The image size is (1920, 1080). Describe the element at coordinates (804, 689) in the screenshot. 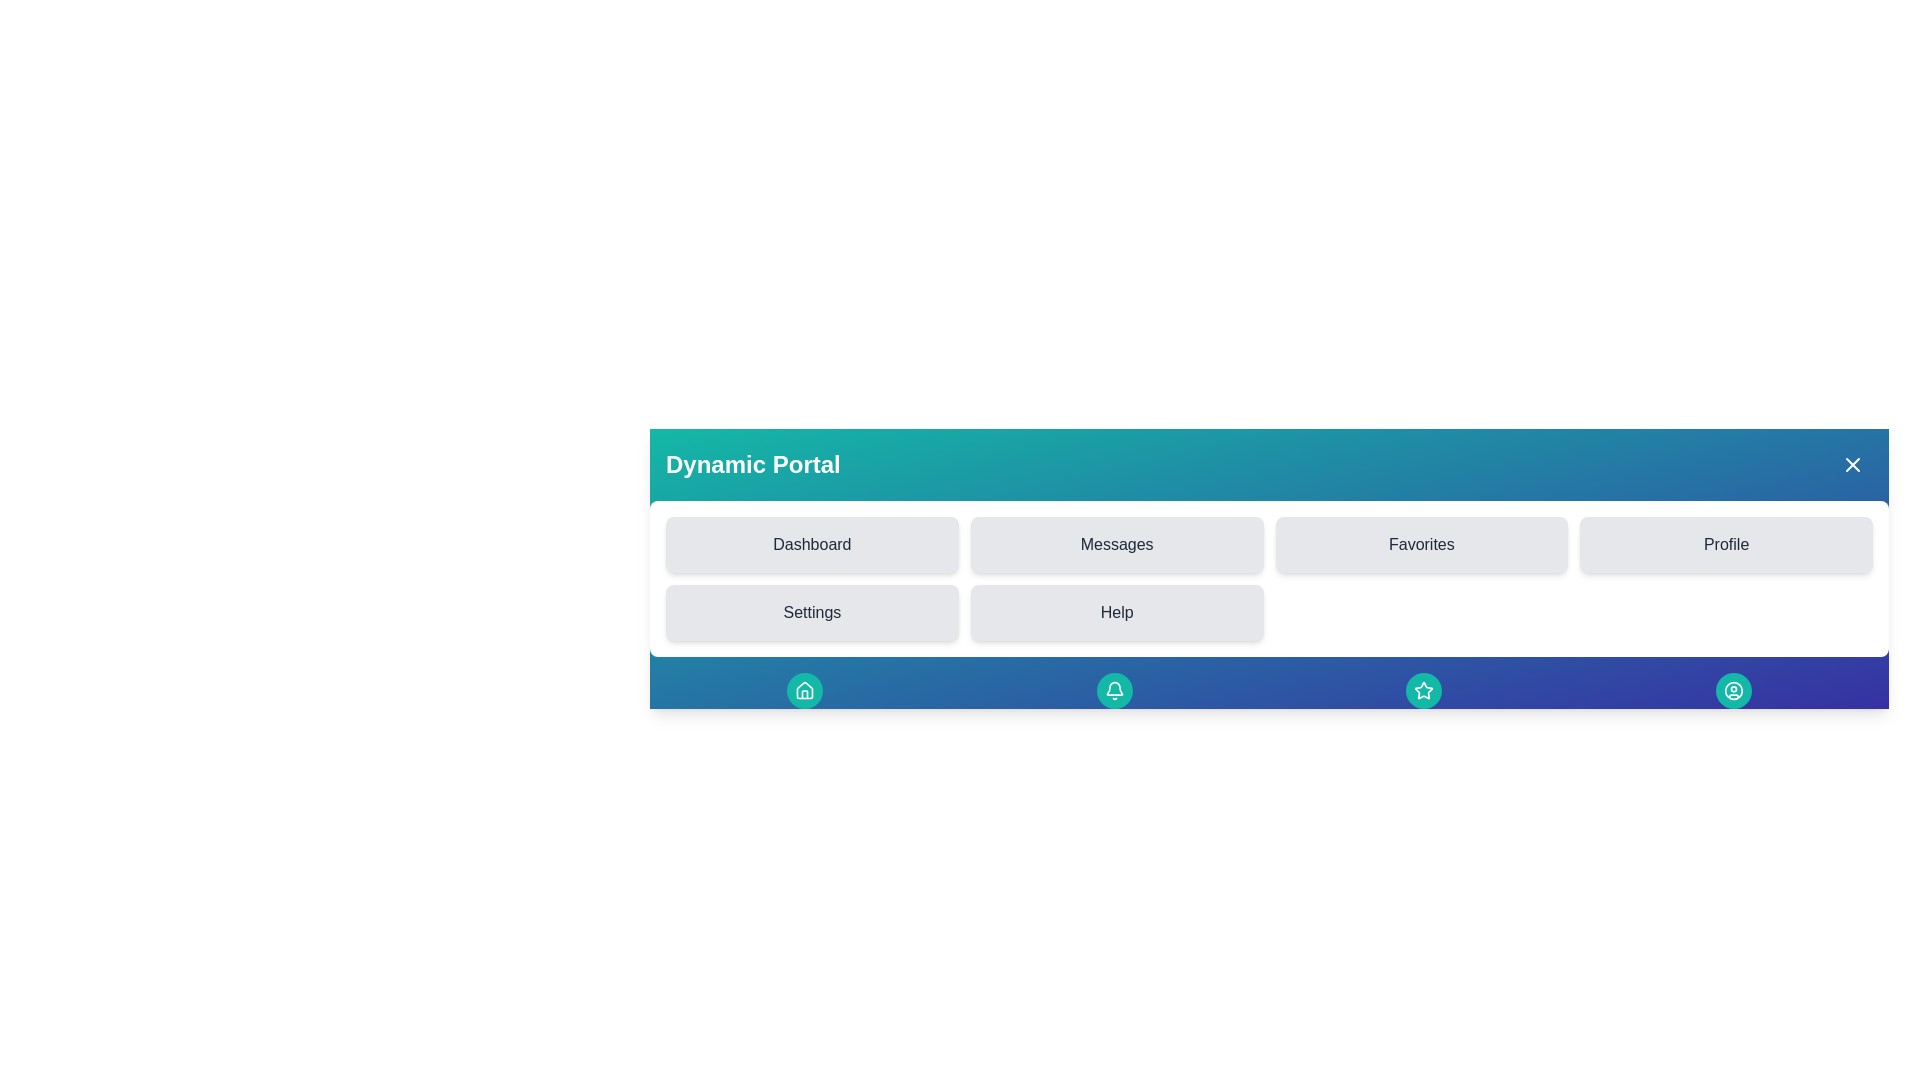

I see `the Home button in the footer` at that location.